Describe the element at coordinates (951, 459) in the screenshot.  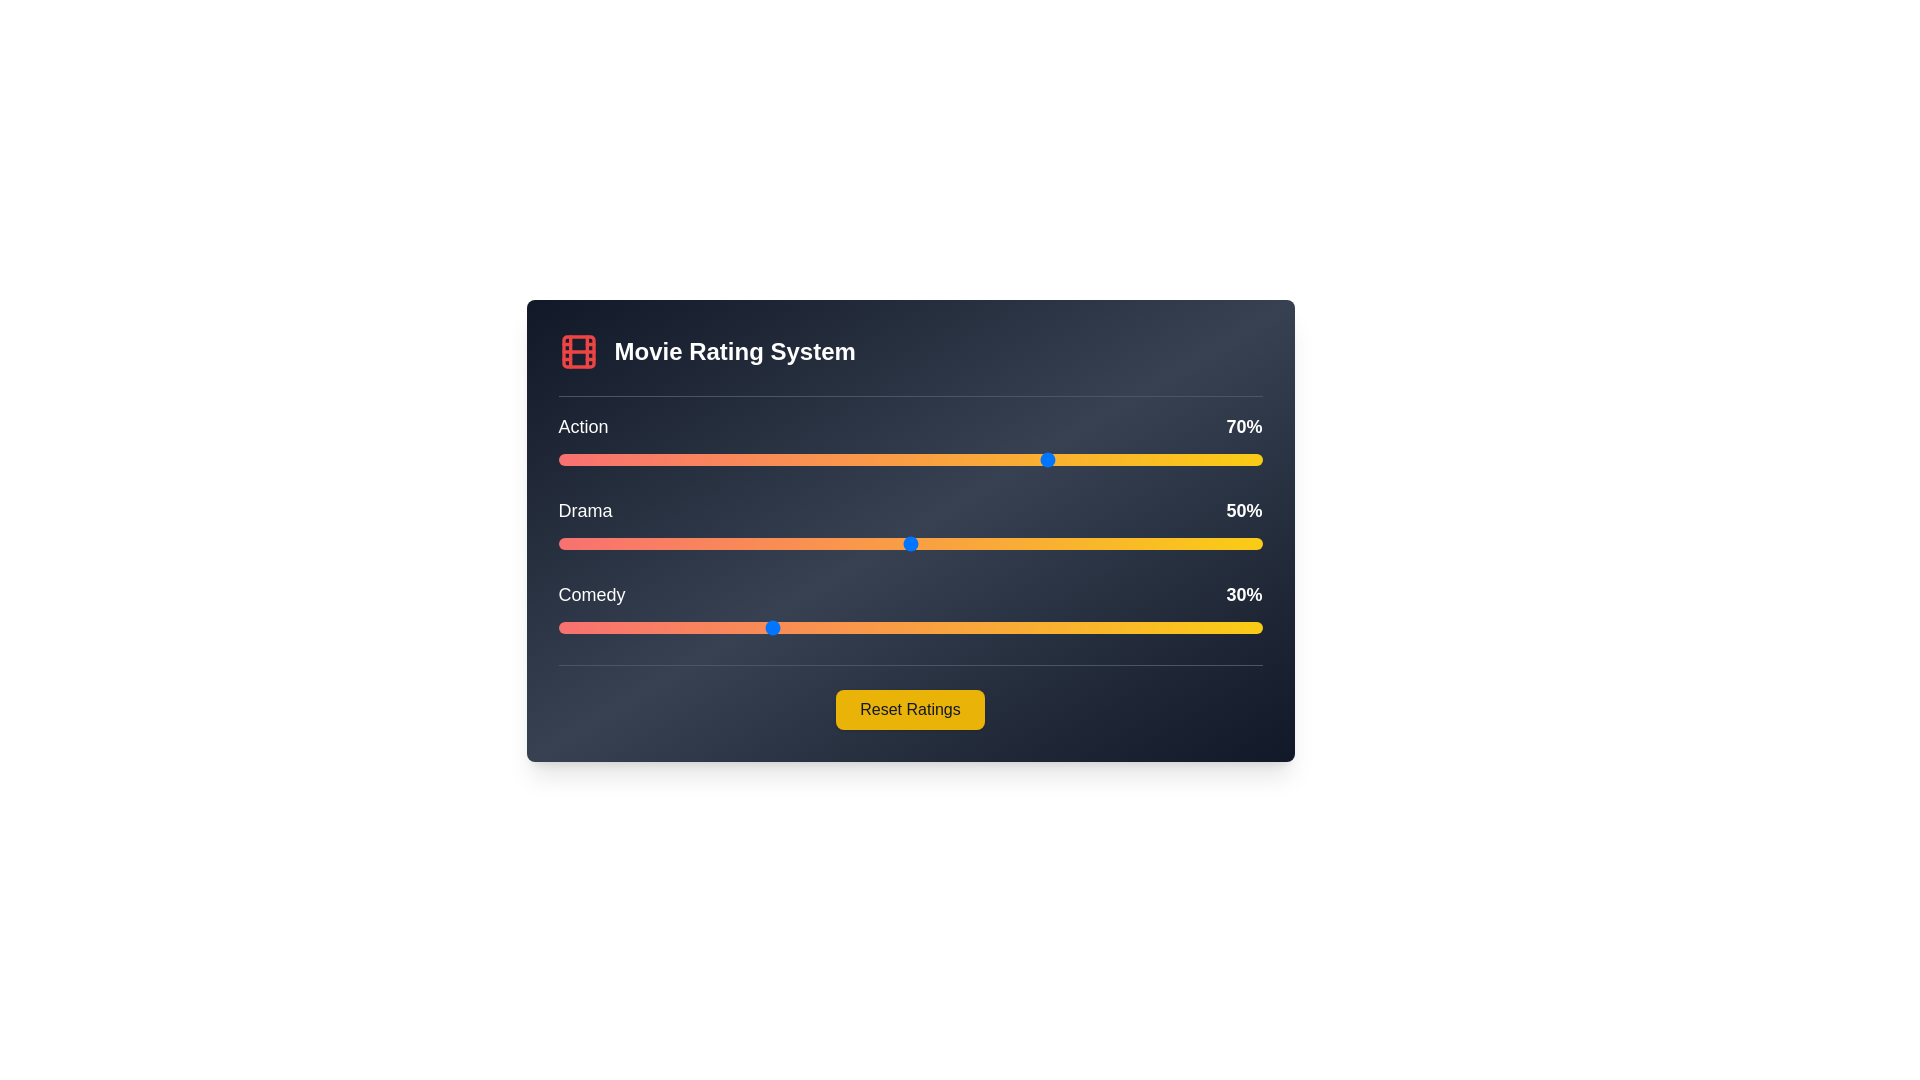
I see `the Action genre slider to a value of 56%` at that location.